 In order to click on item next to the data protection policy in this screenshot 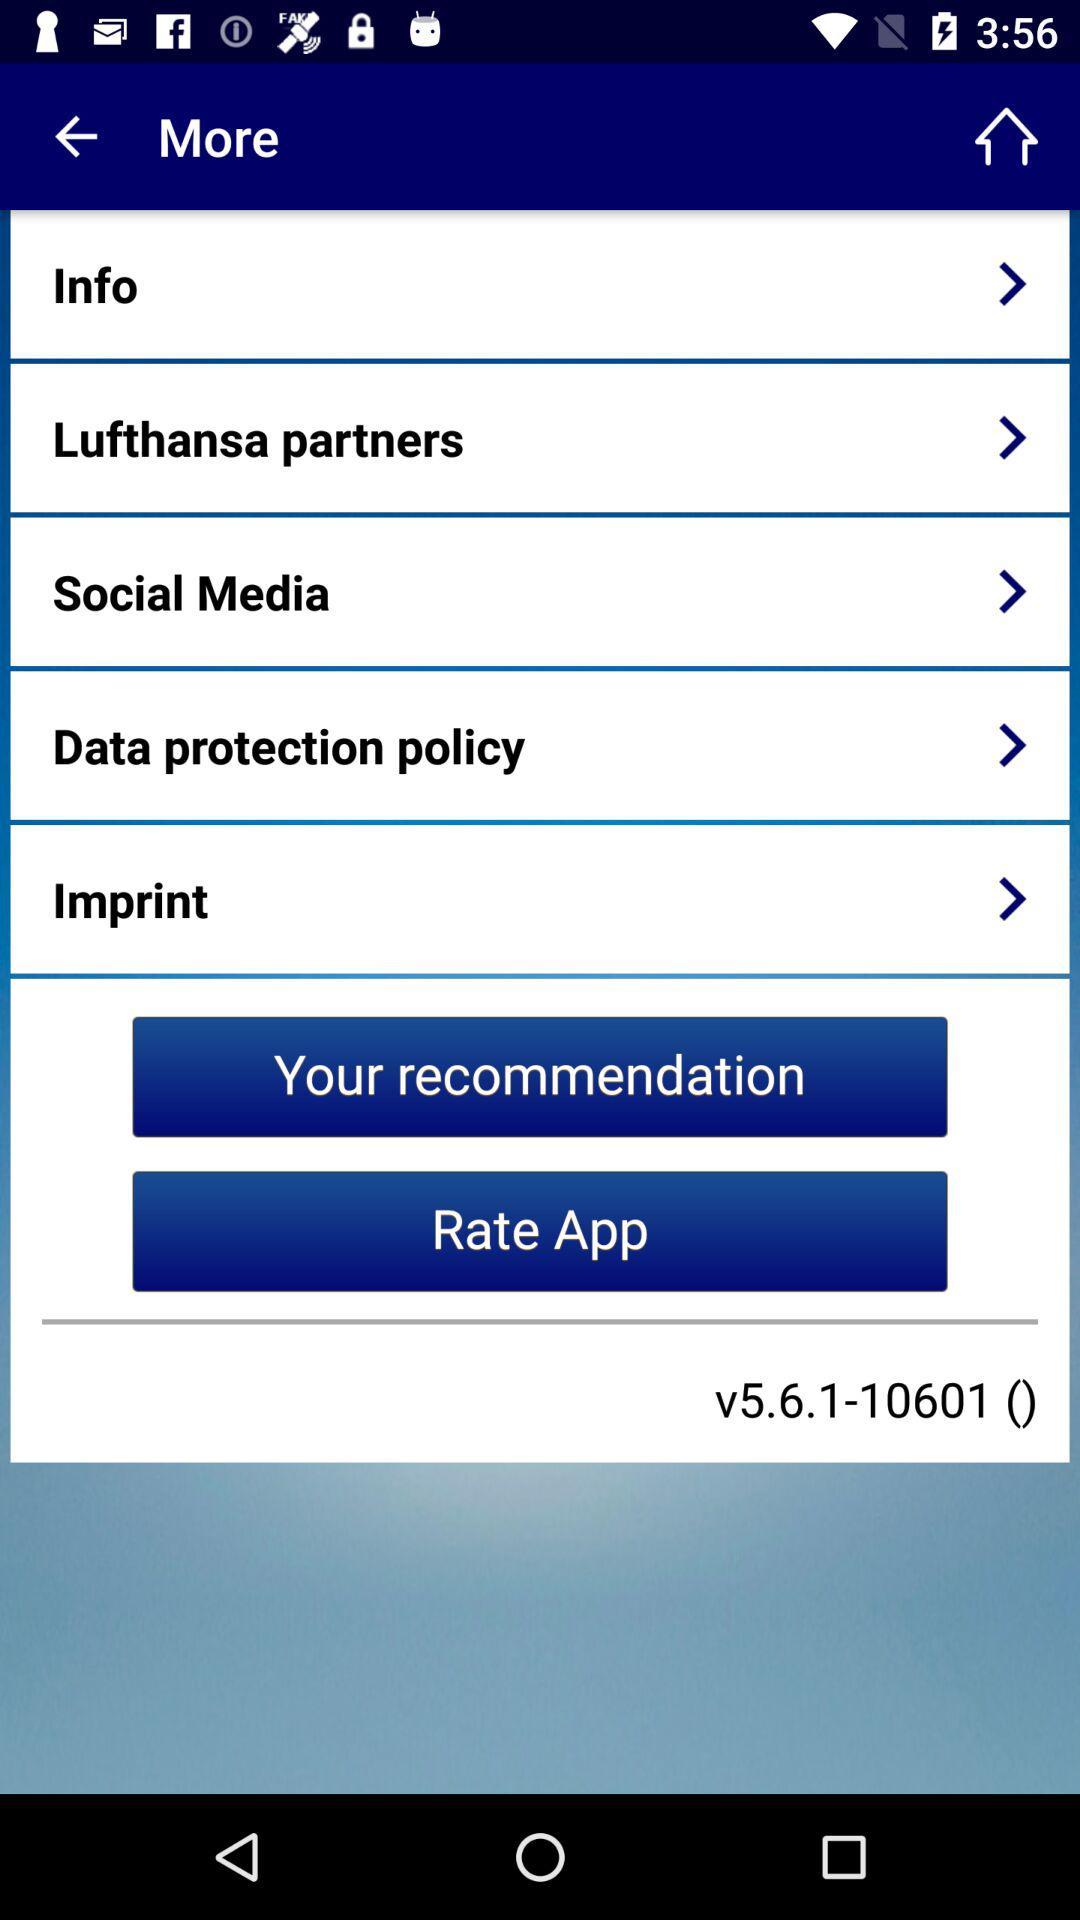, I will do `click(1012, 744)`.